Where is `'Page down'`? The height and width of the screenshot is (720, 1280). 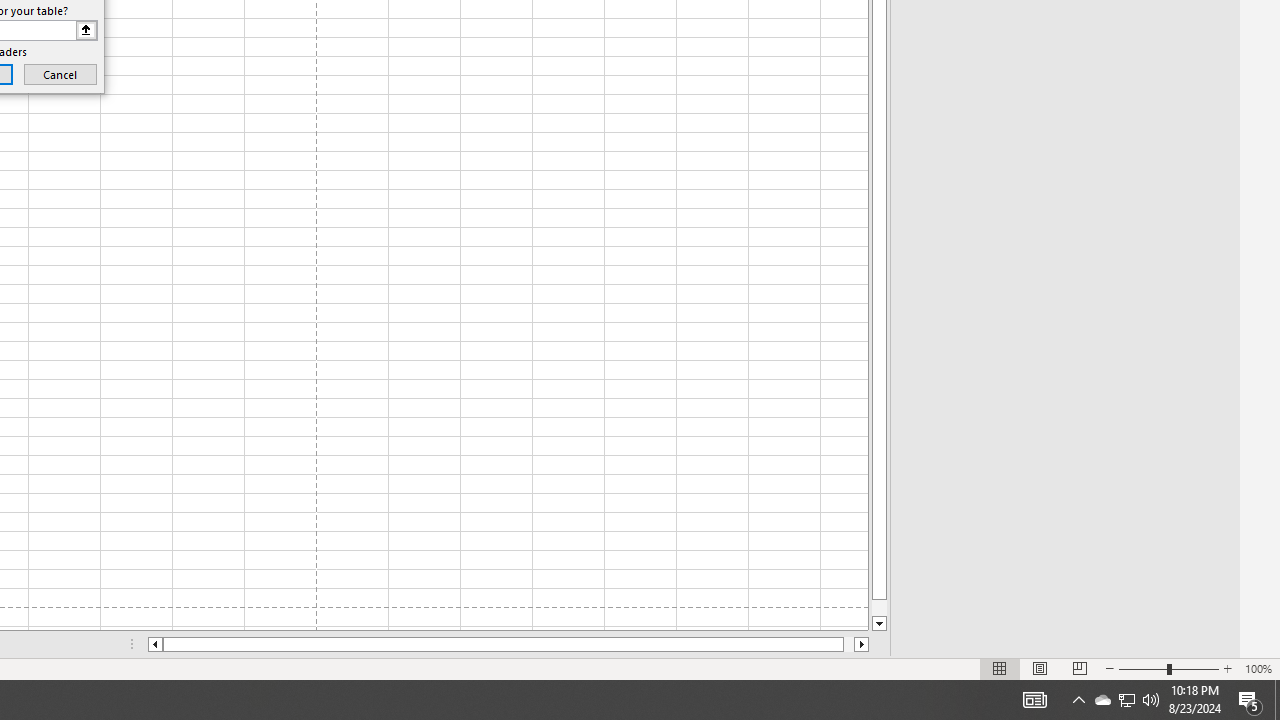 'Page down' is located at coordinates (879, 607).